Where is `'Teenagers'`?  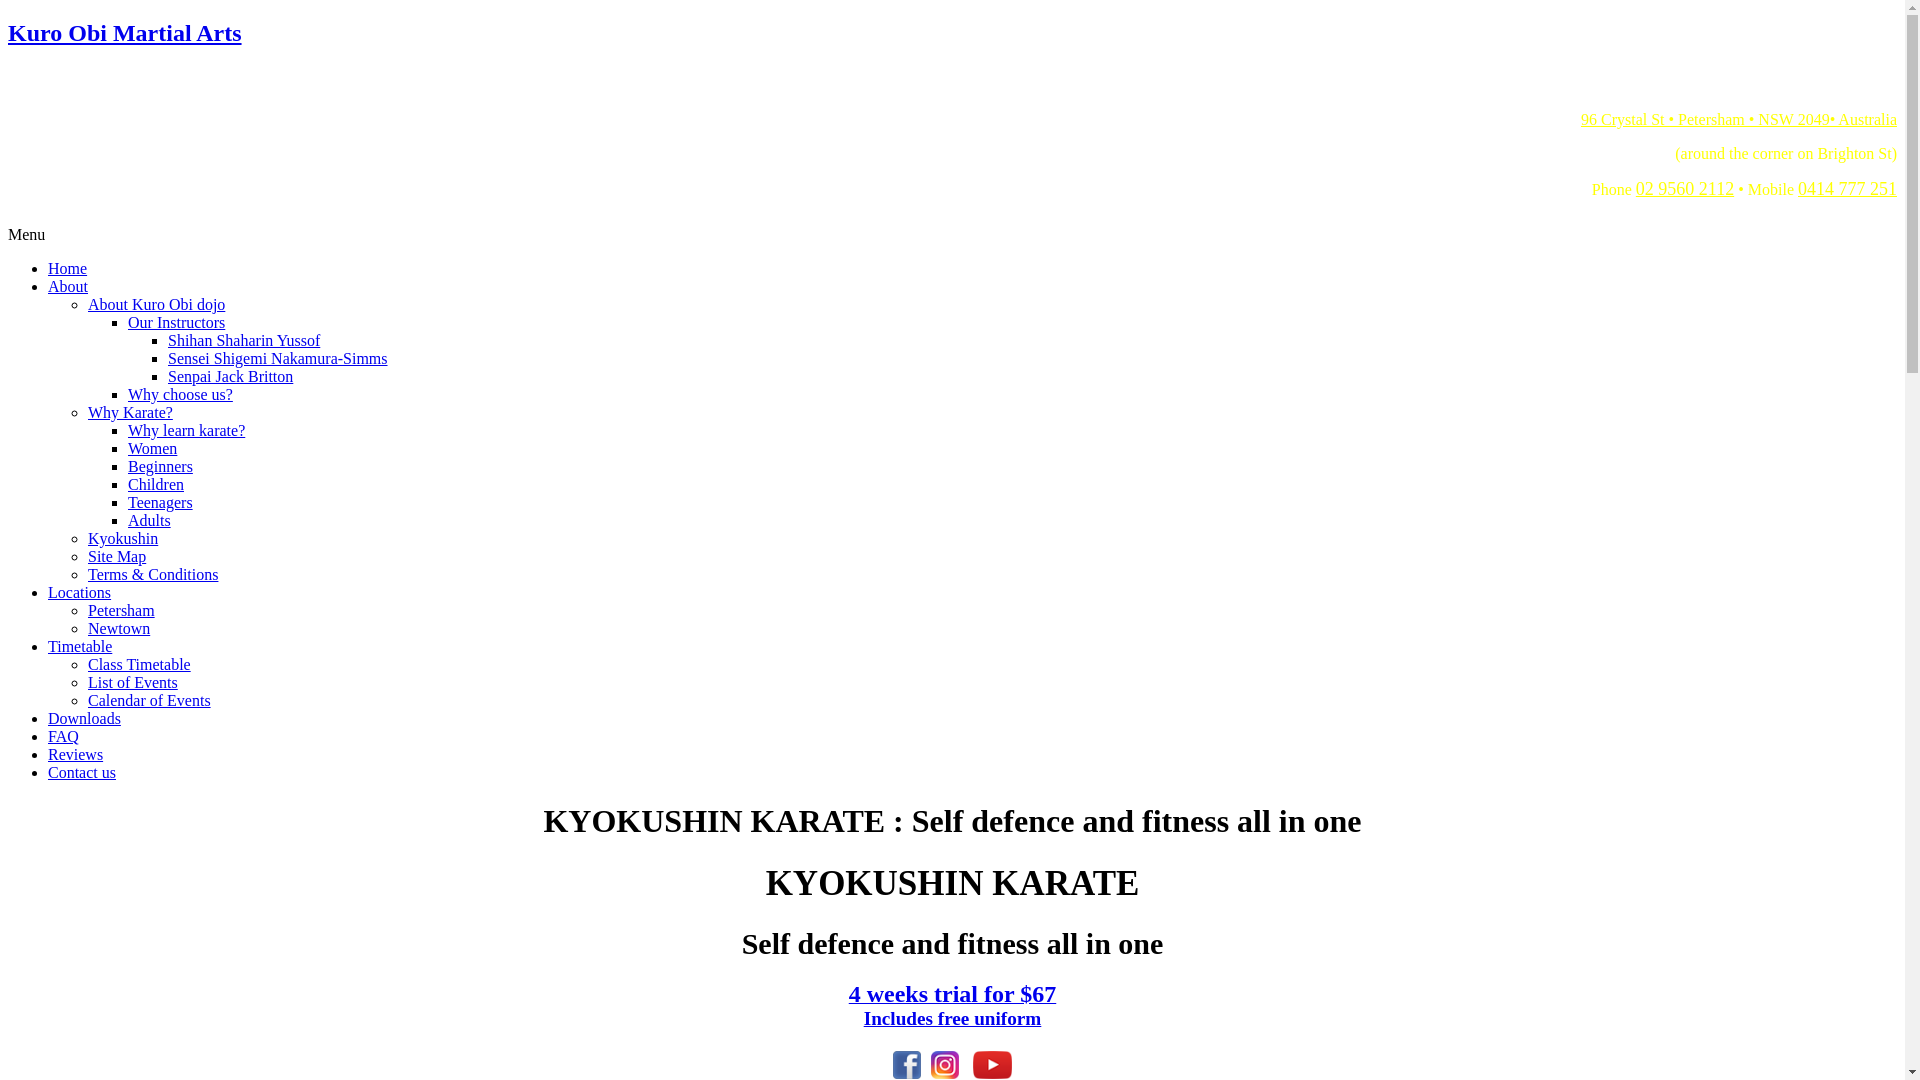 'Teenagers' is located at coordinates (160, 501).